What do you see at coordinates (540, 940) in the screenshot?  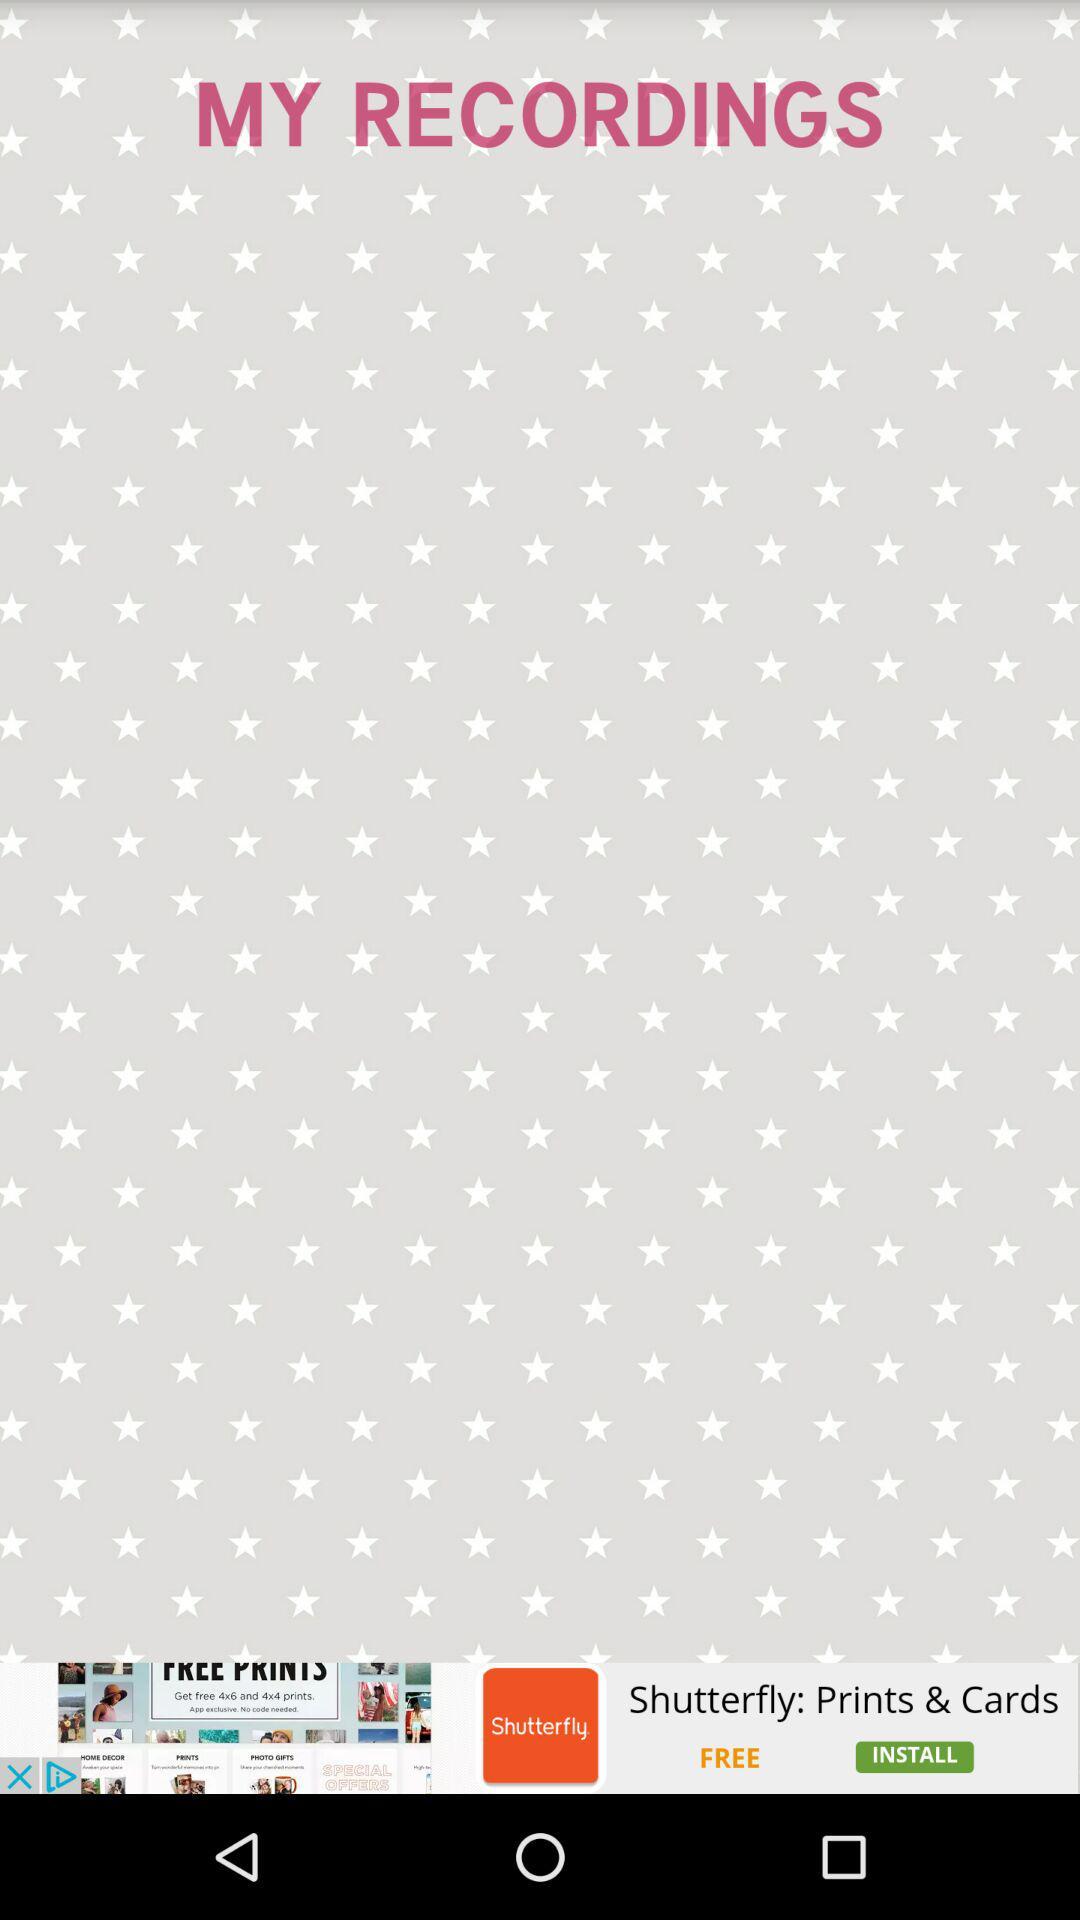 I see `seeing in the image` at bounding box center [540, 940].